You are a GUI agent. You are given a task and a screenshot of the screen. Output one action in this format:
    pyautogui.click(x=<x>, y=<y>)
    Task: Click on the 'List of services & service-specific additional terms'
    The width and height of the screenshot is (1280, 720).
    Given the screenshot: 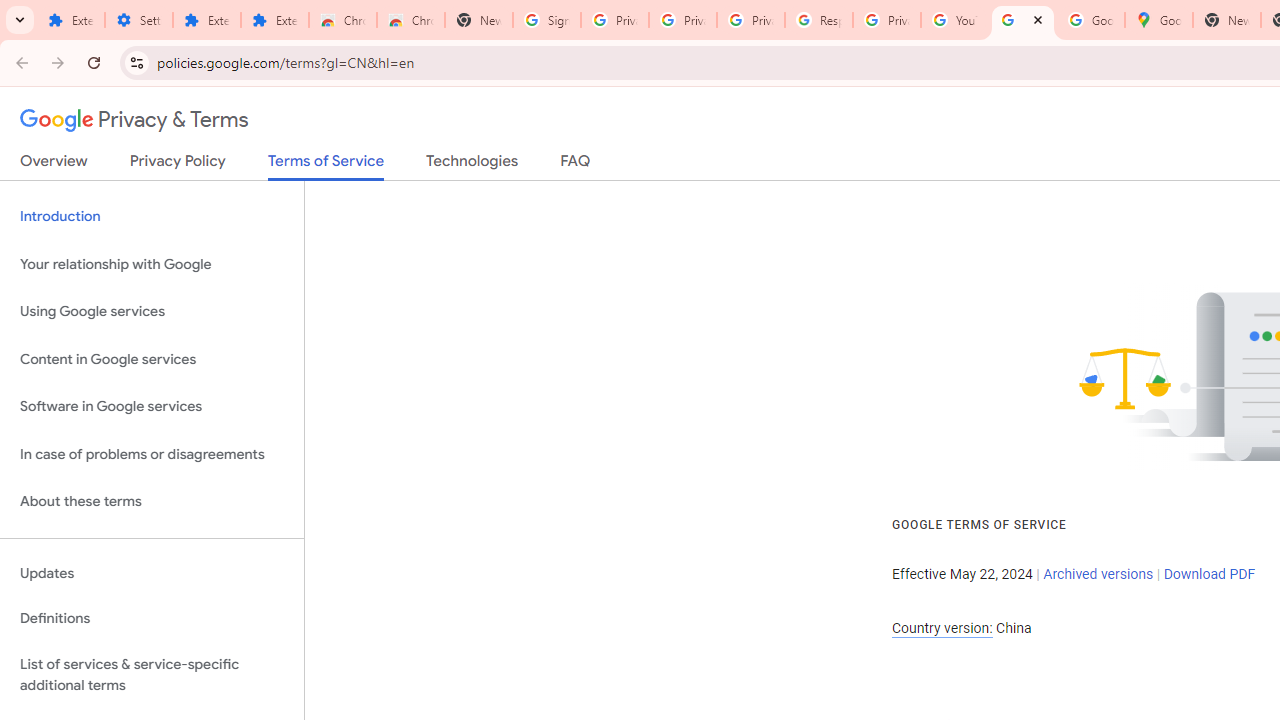 What is the action you would take?
    pyautogui.click(x=151, y=675)
    